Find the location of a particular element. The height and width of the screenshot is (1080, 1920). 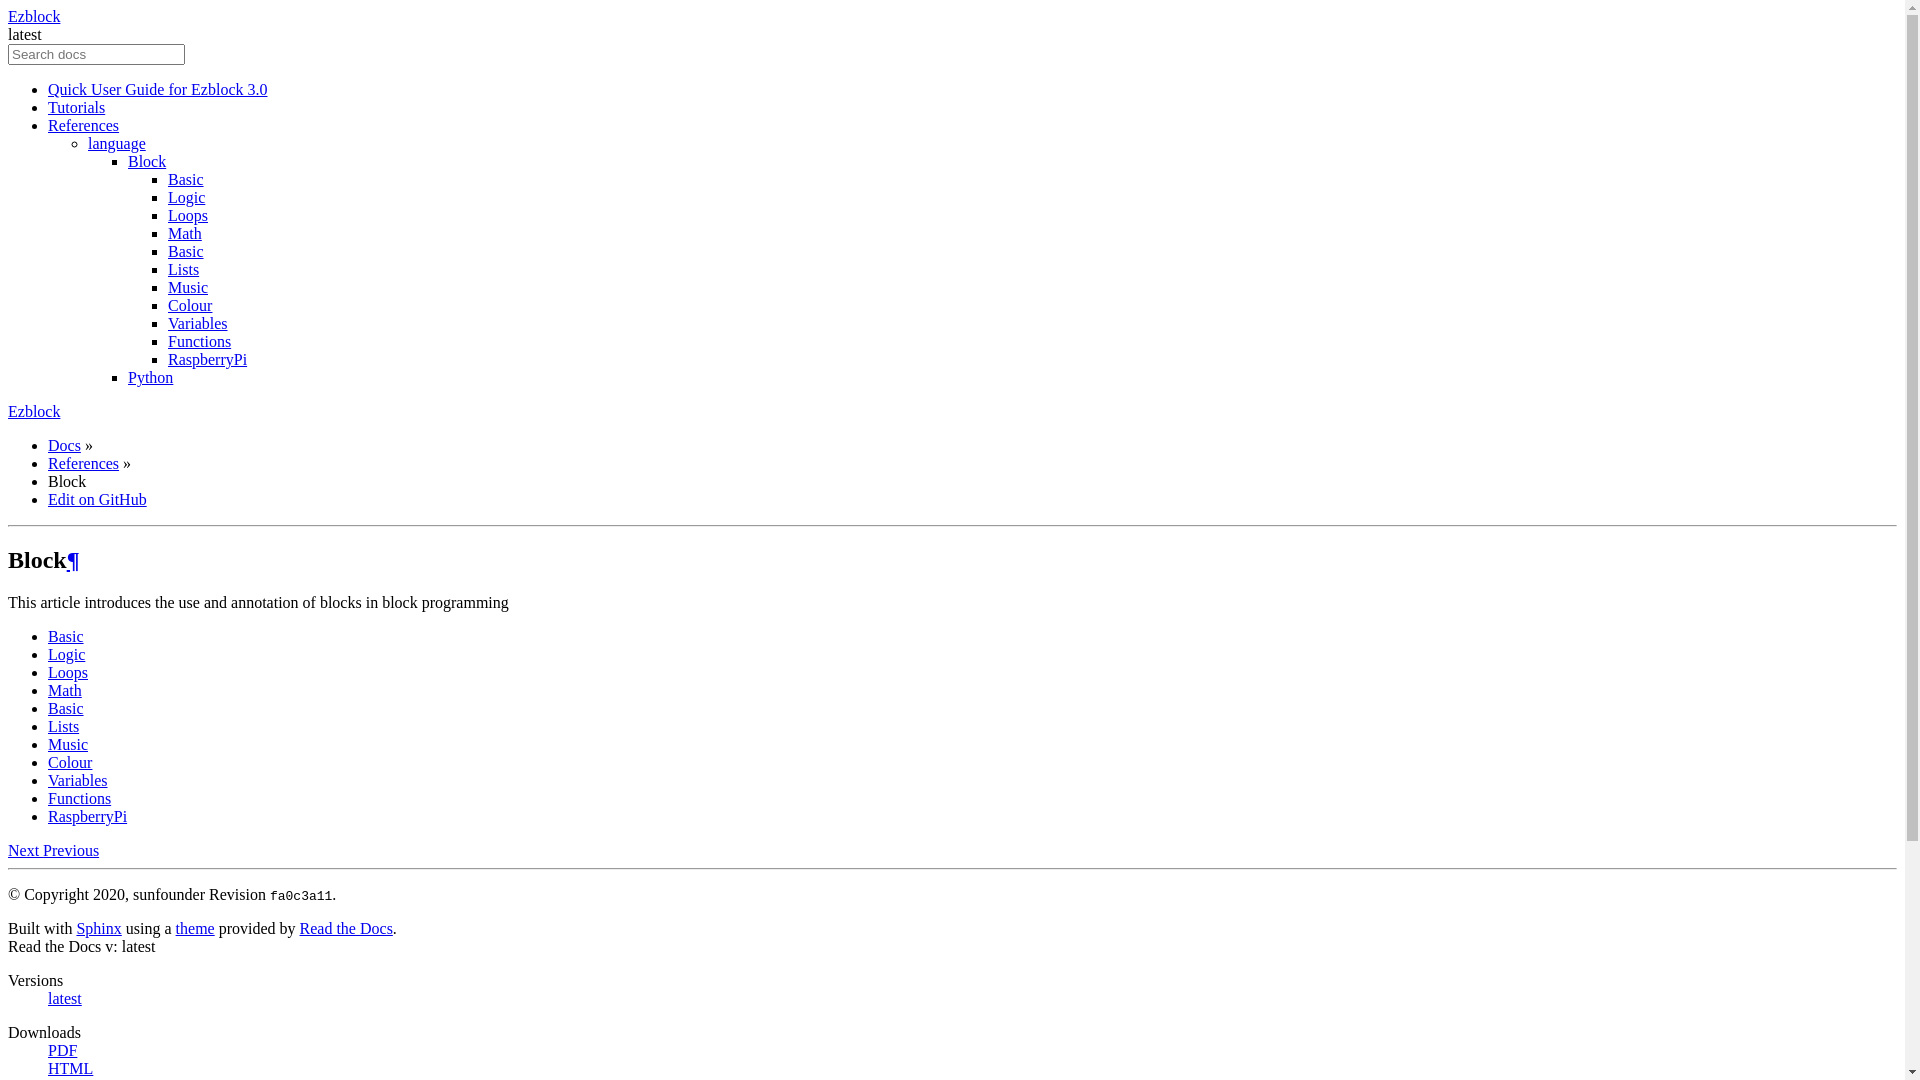

'Read the Docs' is located at coordinates (346, 928).